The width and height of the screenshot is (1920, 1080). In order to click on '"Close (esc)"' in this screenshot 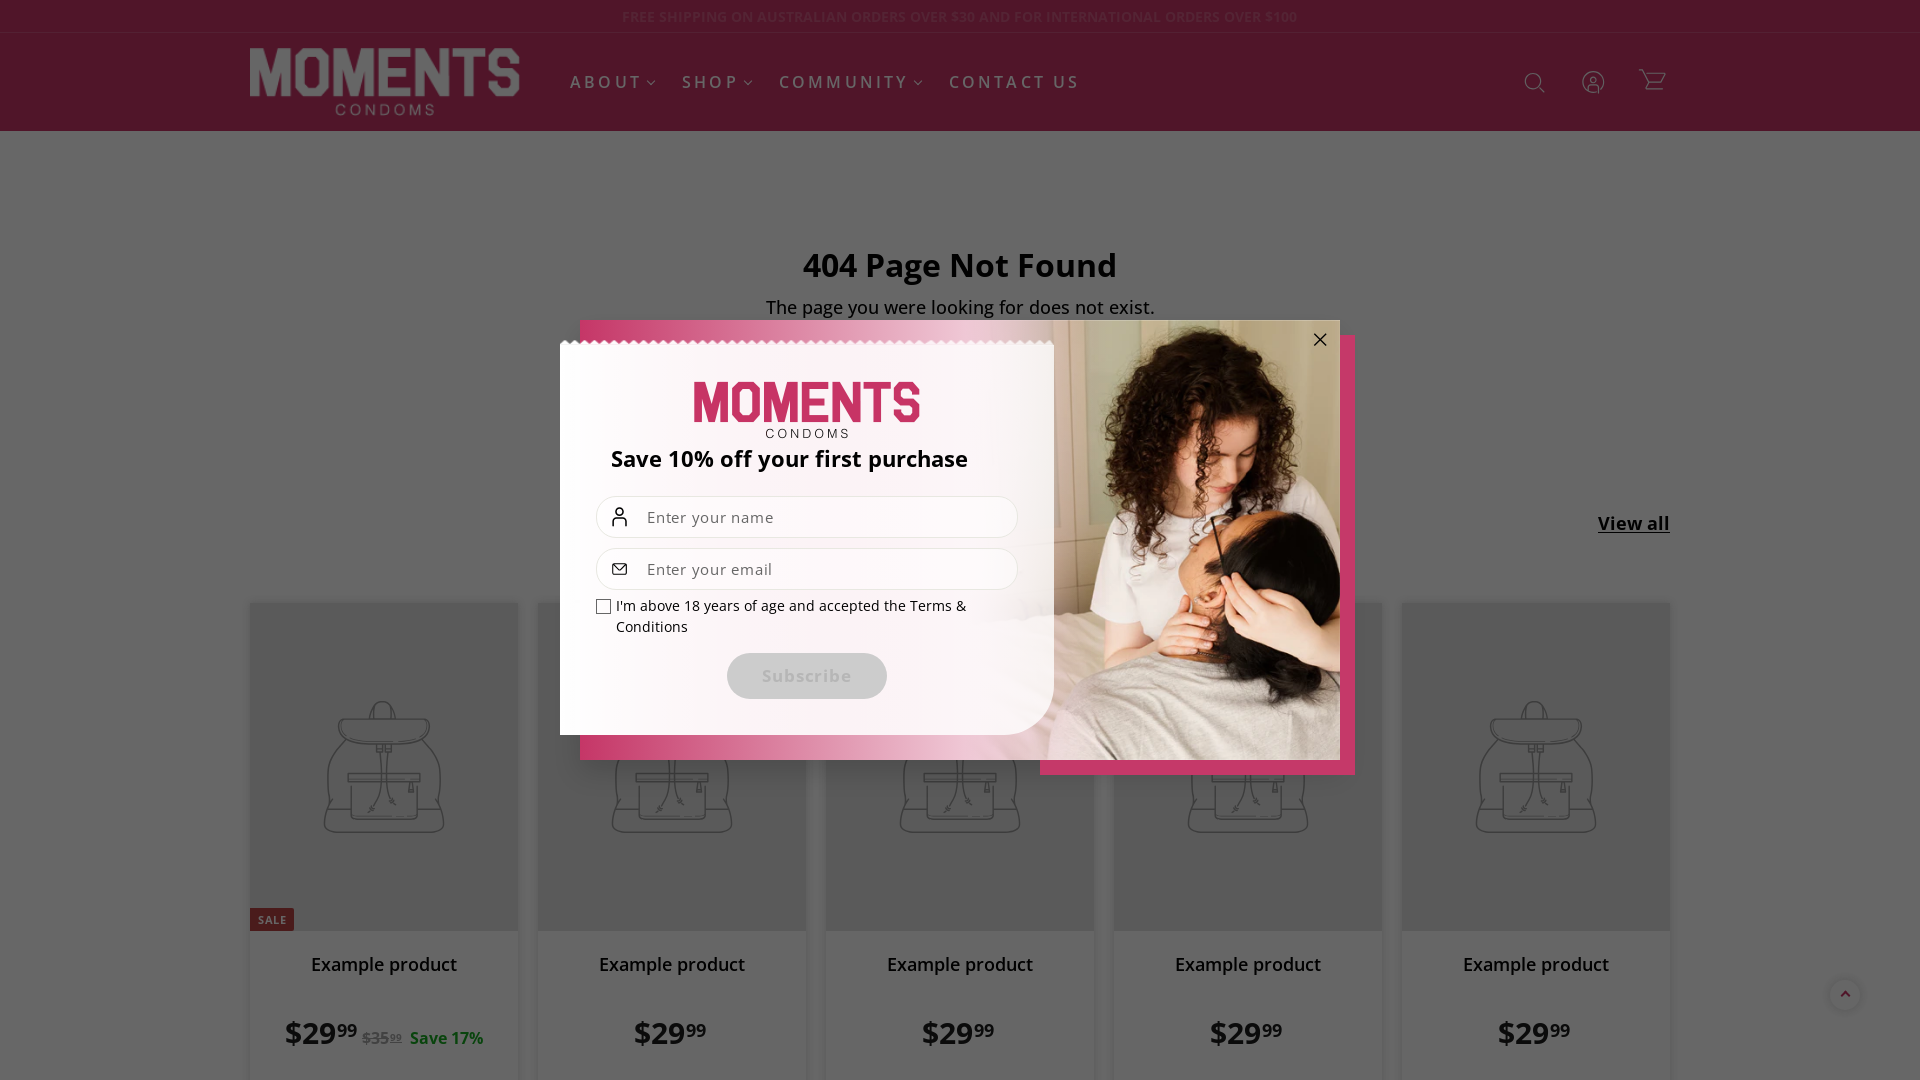, I will do `click(1300, 338)`.